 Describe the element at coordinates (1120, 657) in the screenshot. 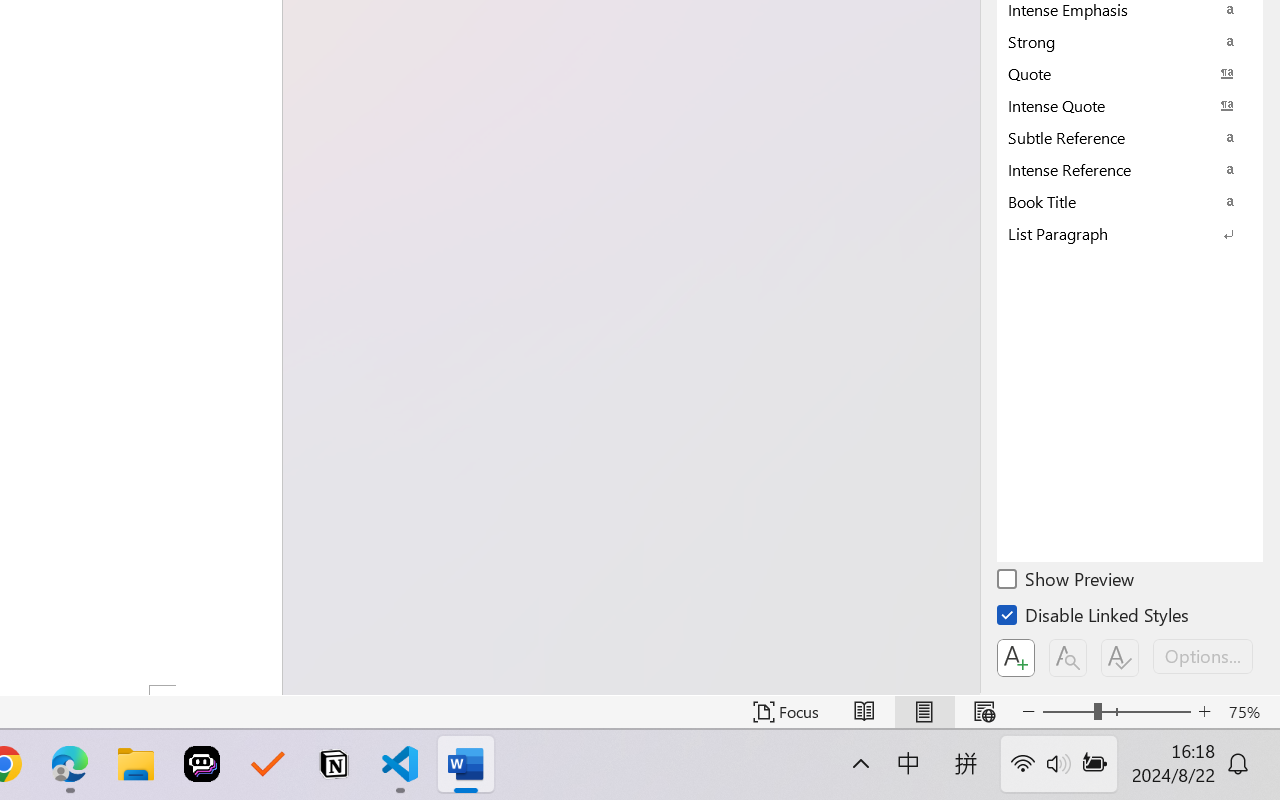

I see `'Class: NetUIButton'` at that location.